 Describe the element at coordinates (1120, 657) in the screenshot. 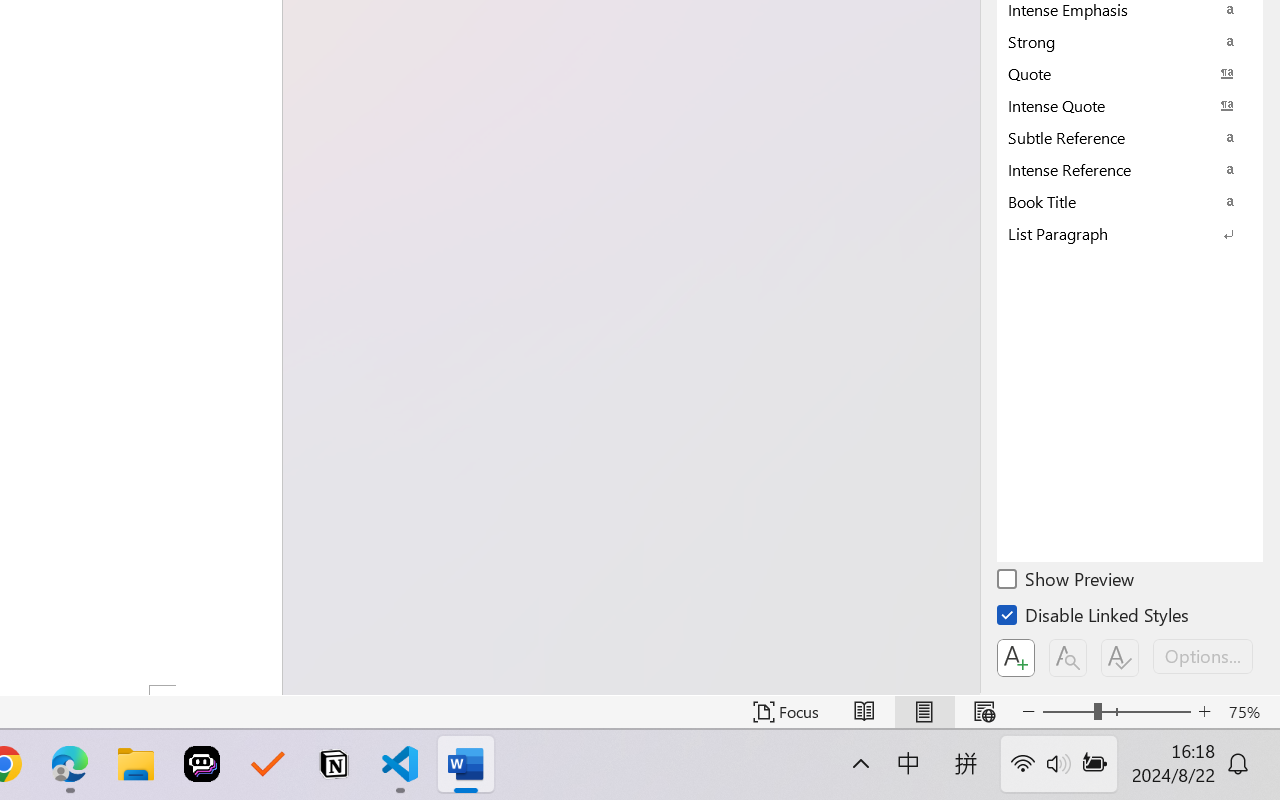

I see `'Class: NetUIButton'` at that location.